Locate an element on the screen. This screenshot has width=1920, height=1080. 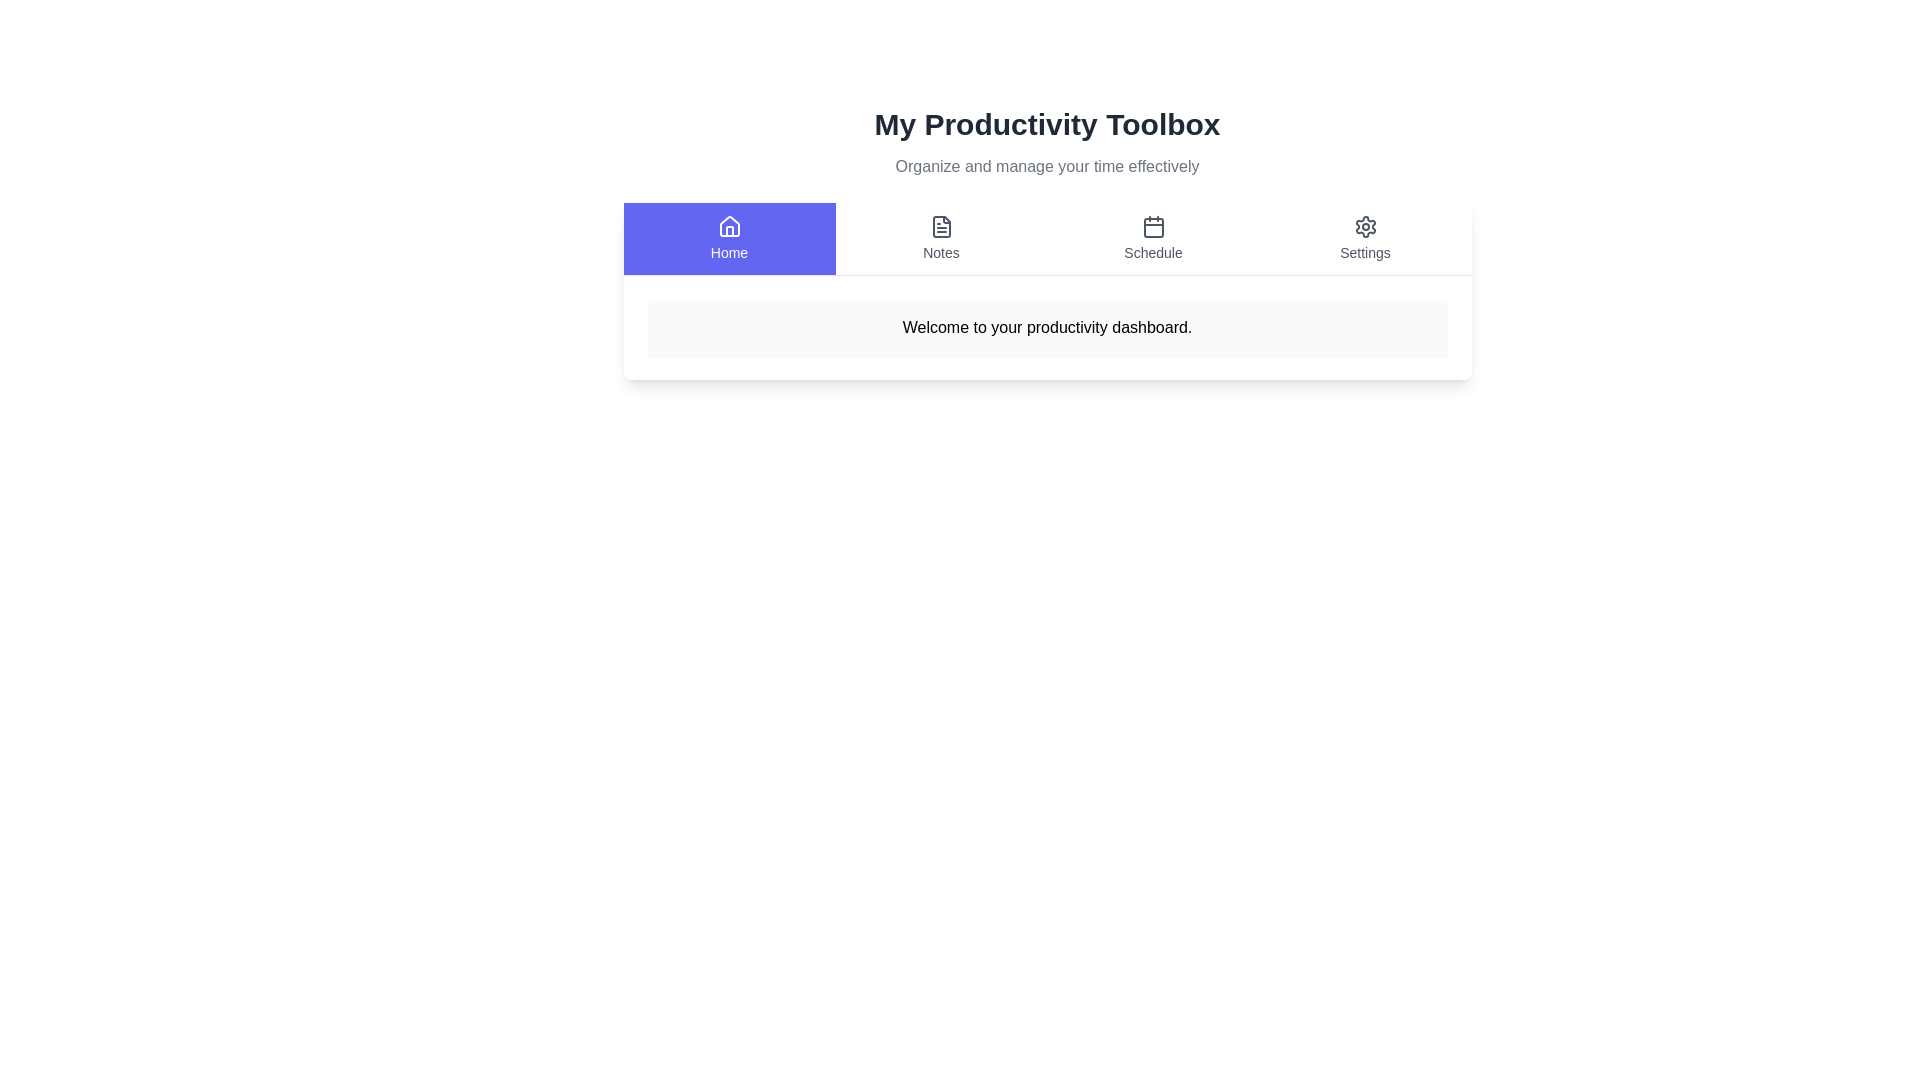
the 'Notes' button on the navigation bar is located at coordinates (940, 238).